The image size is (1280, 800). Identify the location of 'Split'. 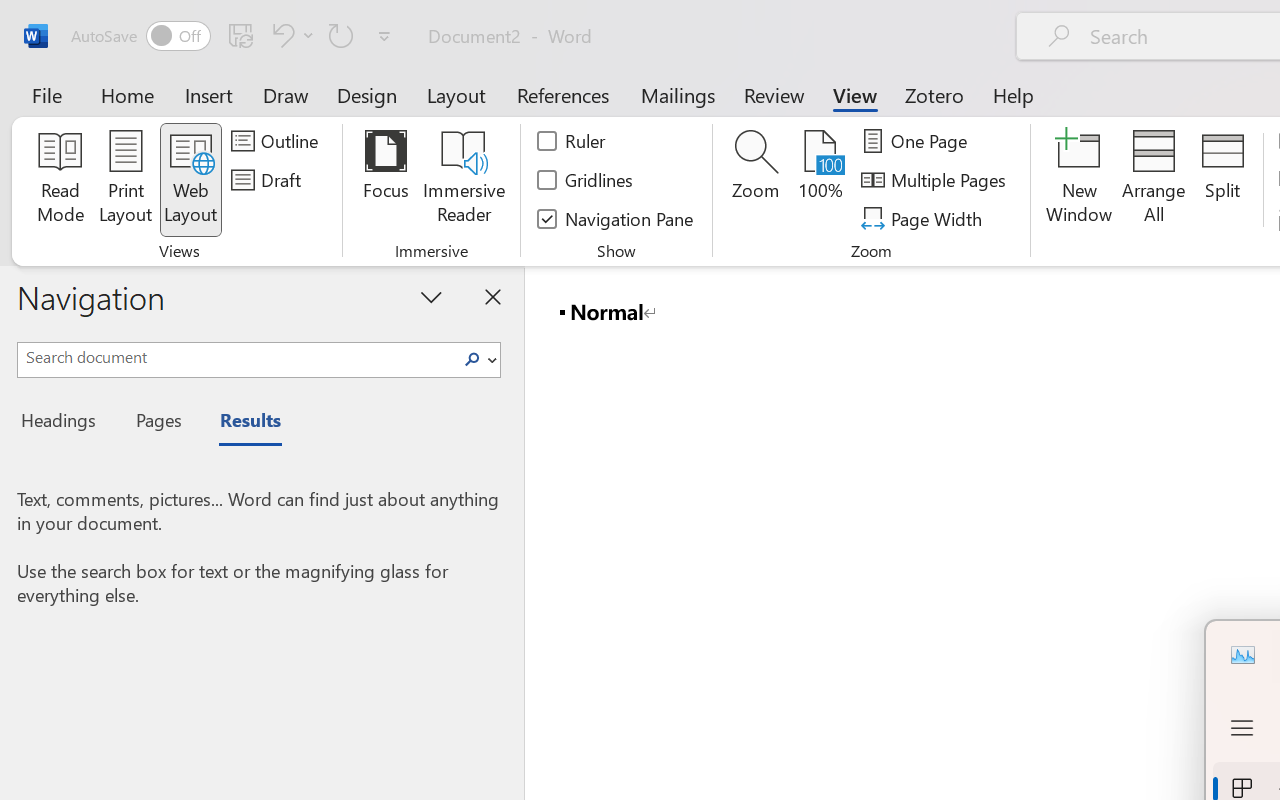
(1222, 179).